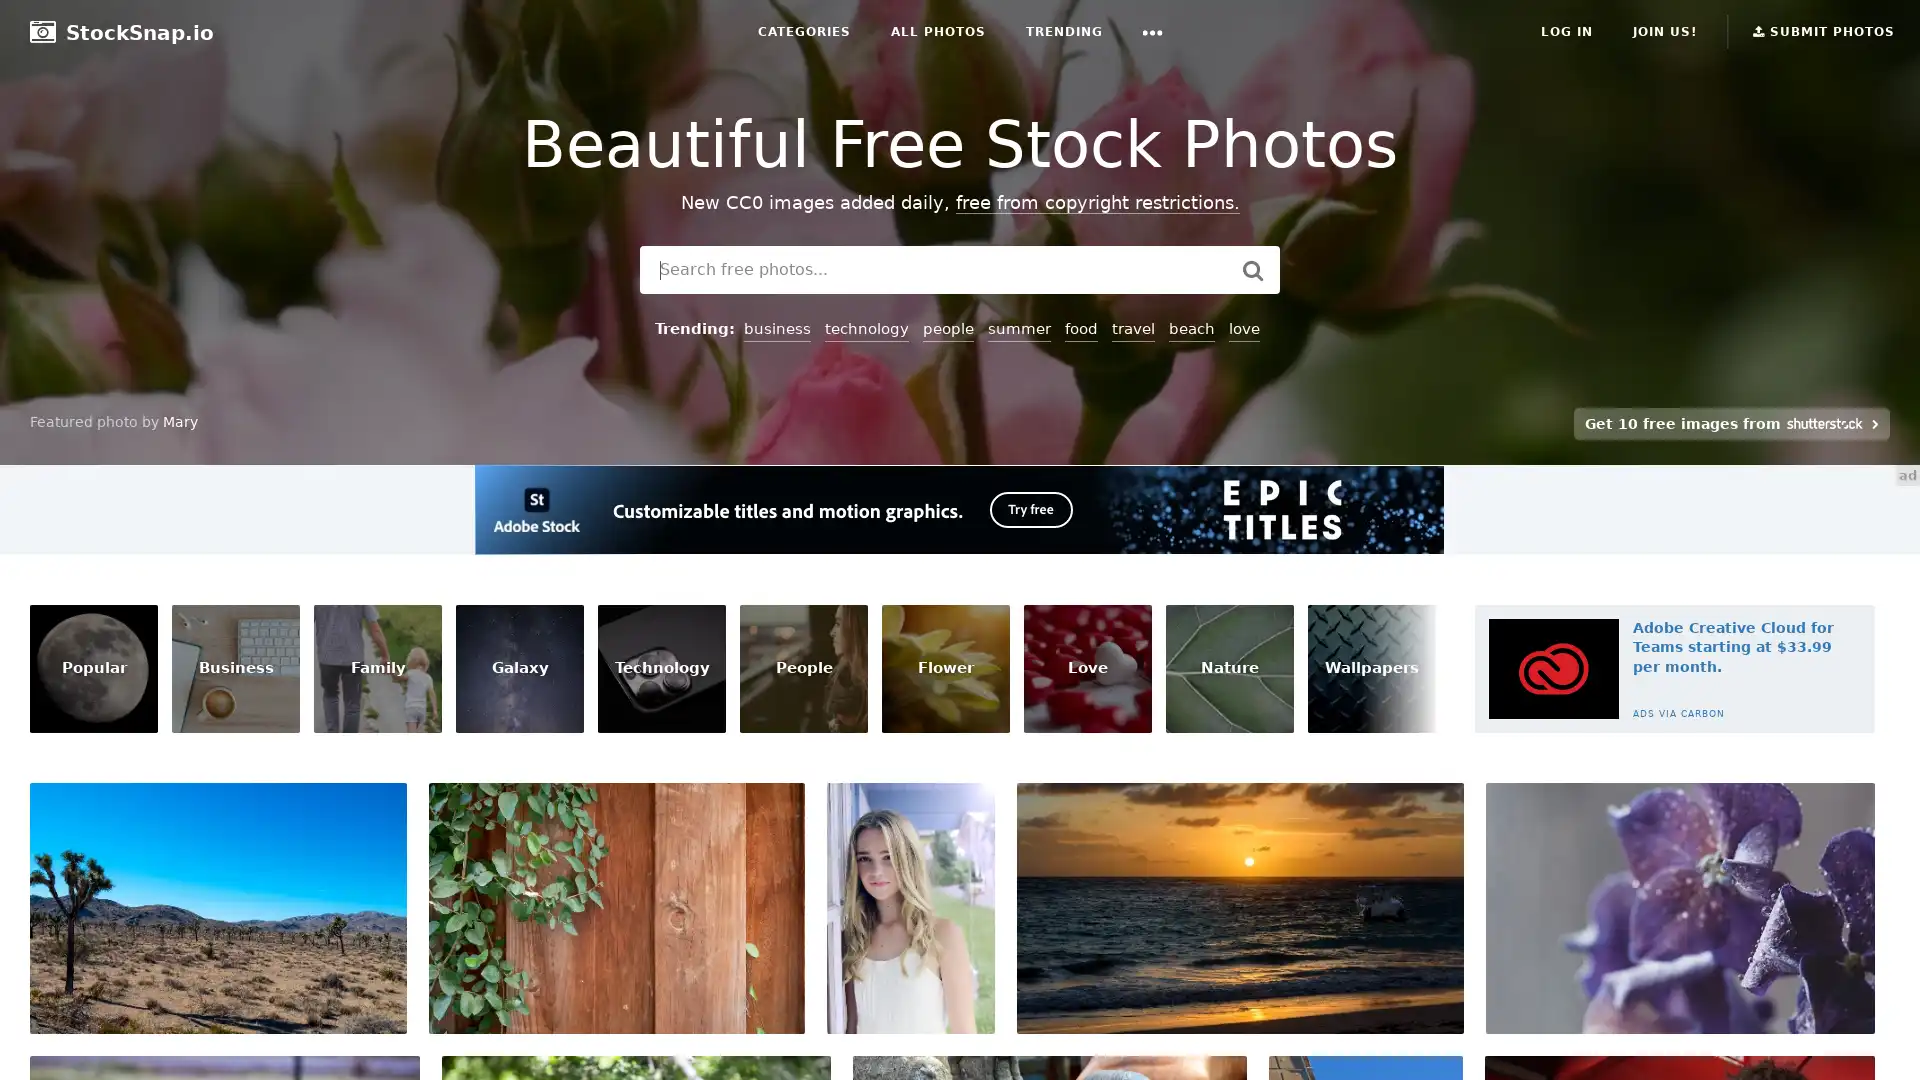 The width and height of the screenshot is (1920, 1080). I want to click on Search, so click(1251, 270).